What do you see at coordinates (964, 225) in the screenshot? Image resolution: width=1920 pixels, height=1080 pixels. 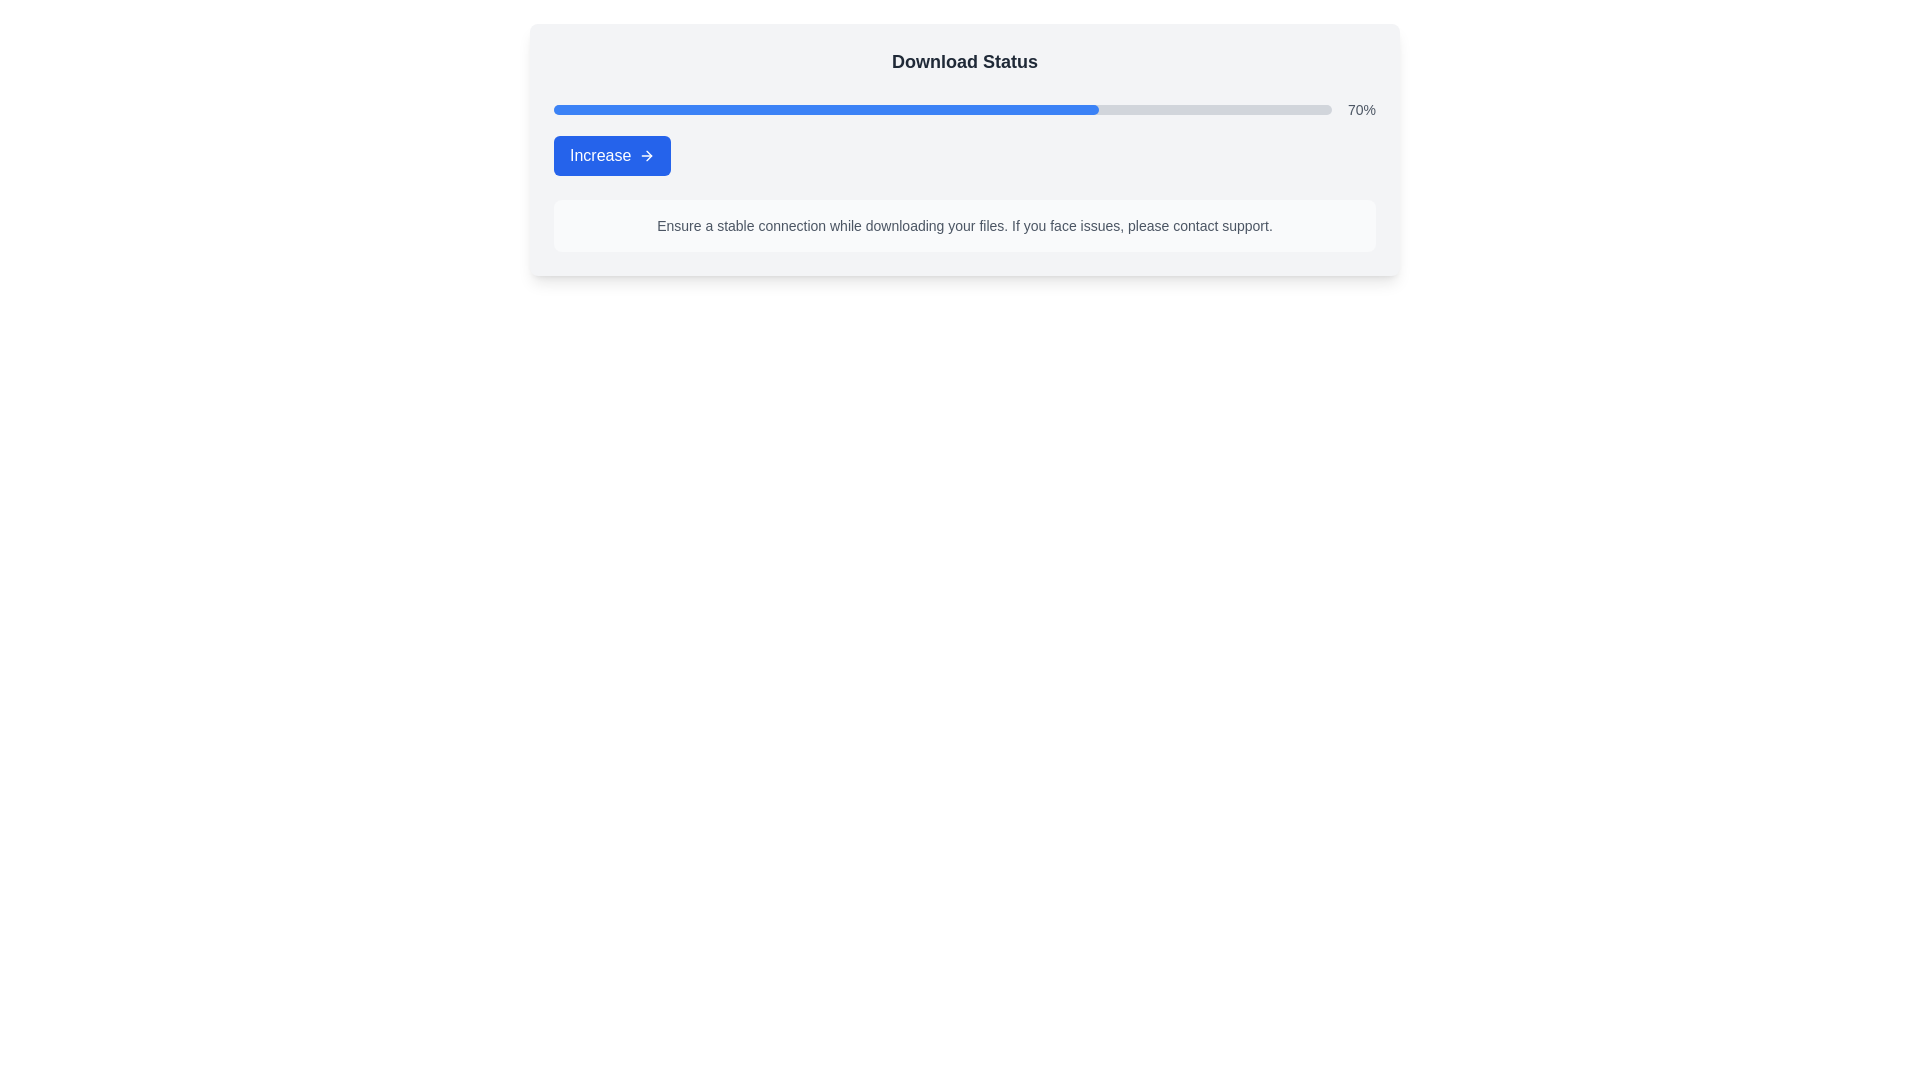 I see `the informational static text label about the importance of a stable connection during downloads` at bounding box center [964, 225].